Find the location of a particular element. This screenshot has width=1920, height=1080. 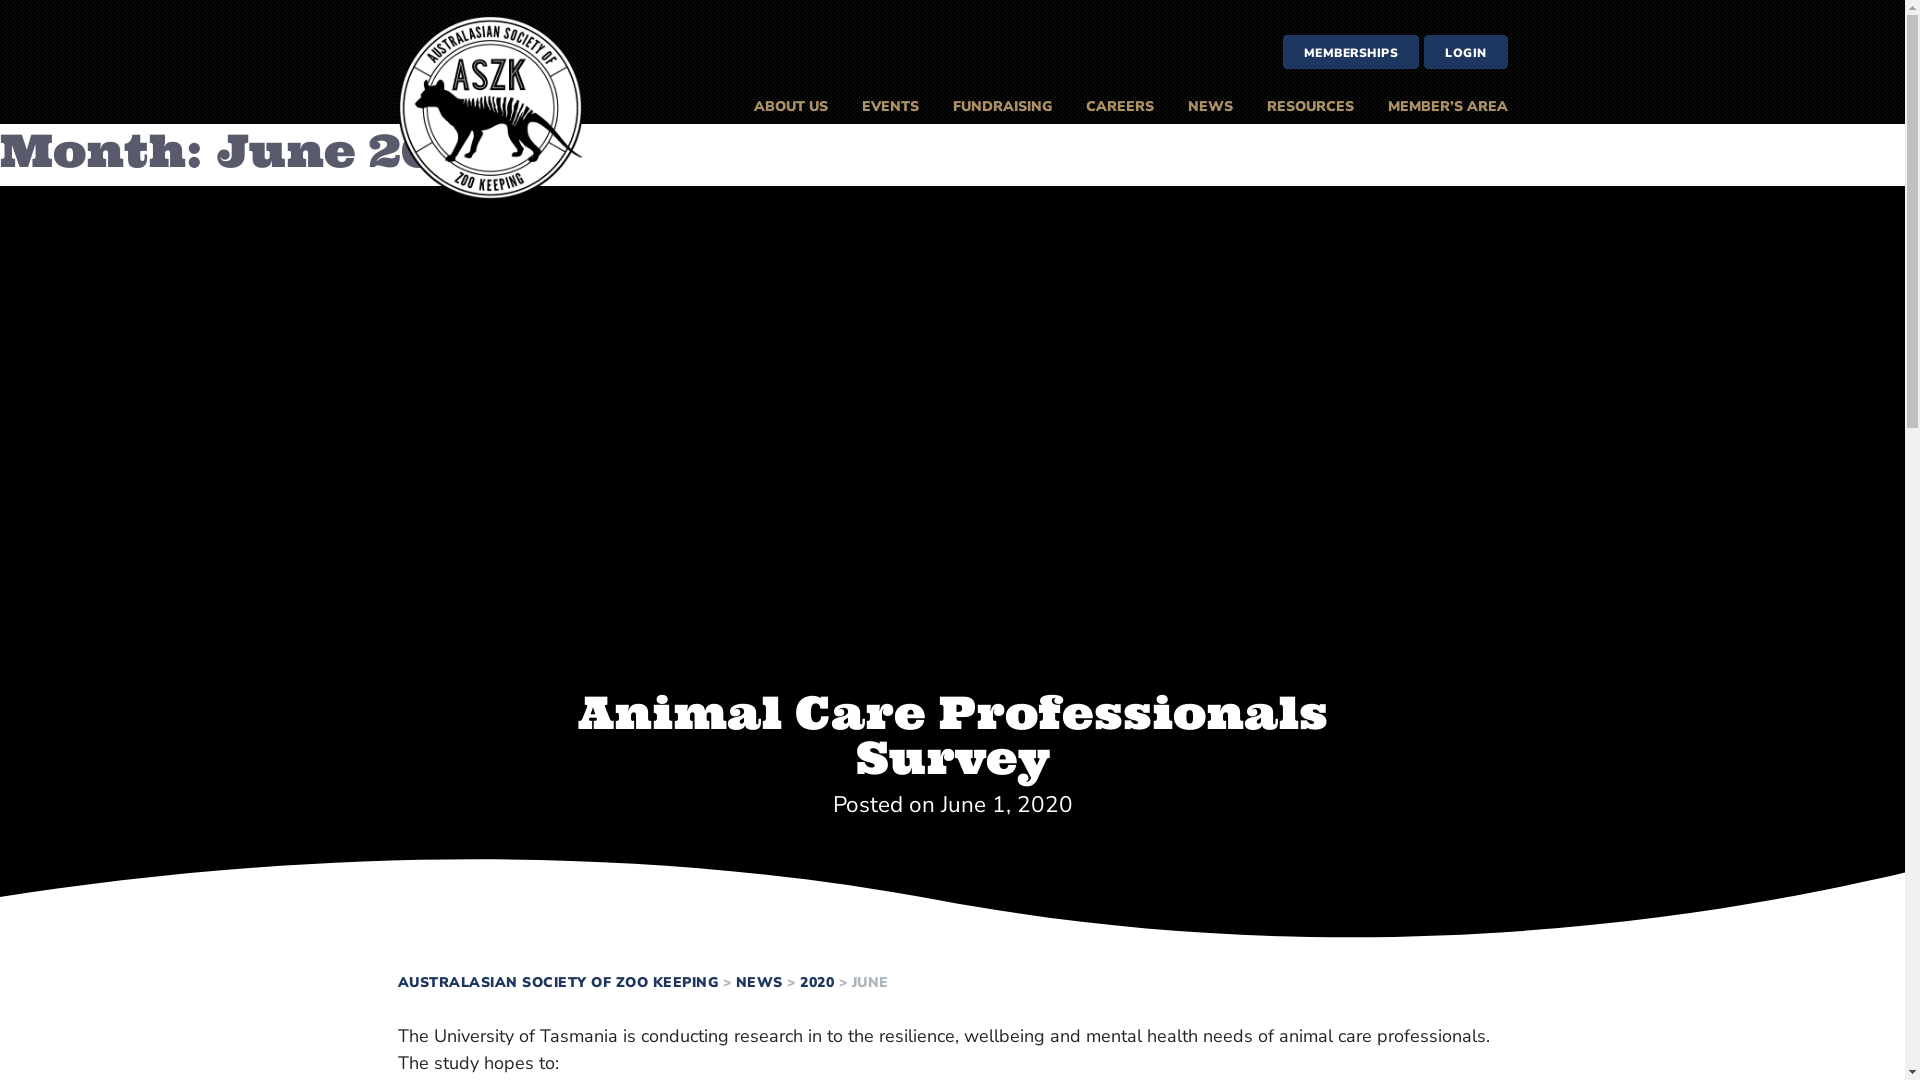

'ABOUT US' is located at coordinates (789, 107).